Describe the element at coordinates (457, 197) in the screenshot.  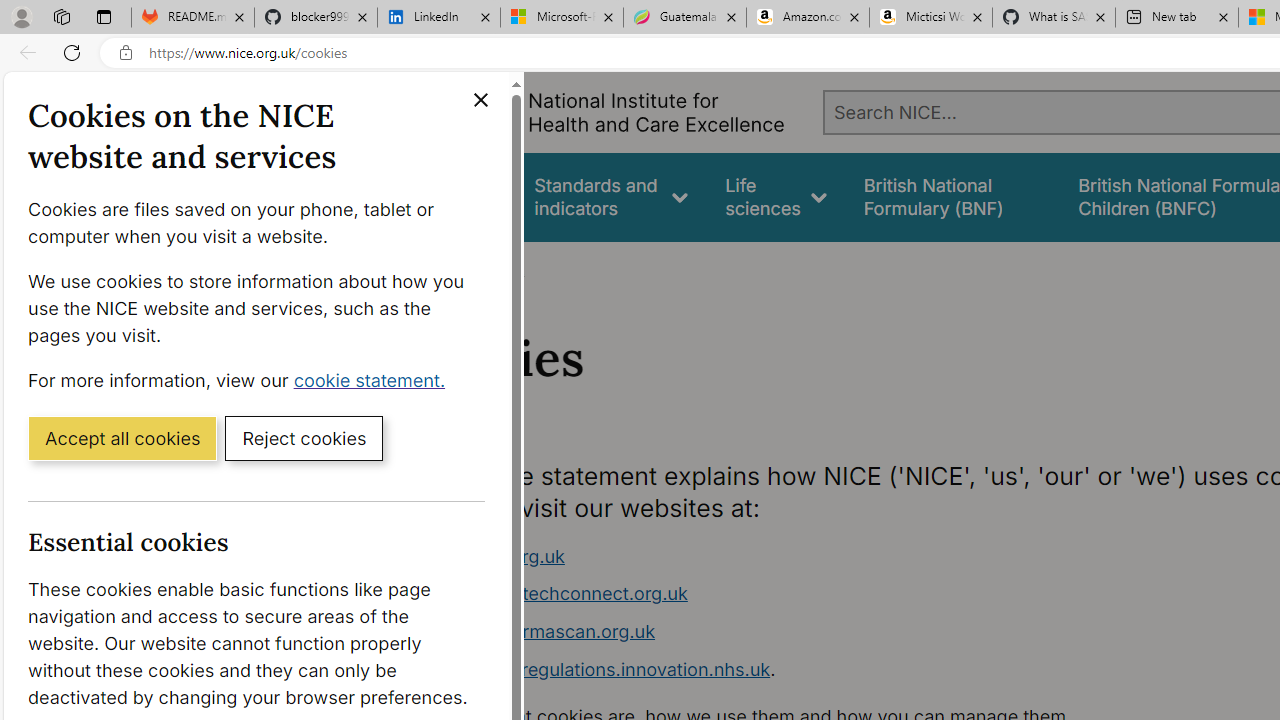
I see `'Guidance'` at that location.